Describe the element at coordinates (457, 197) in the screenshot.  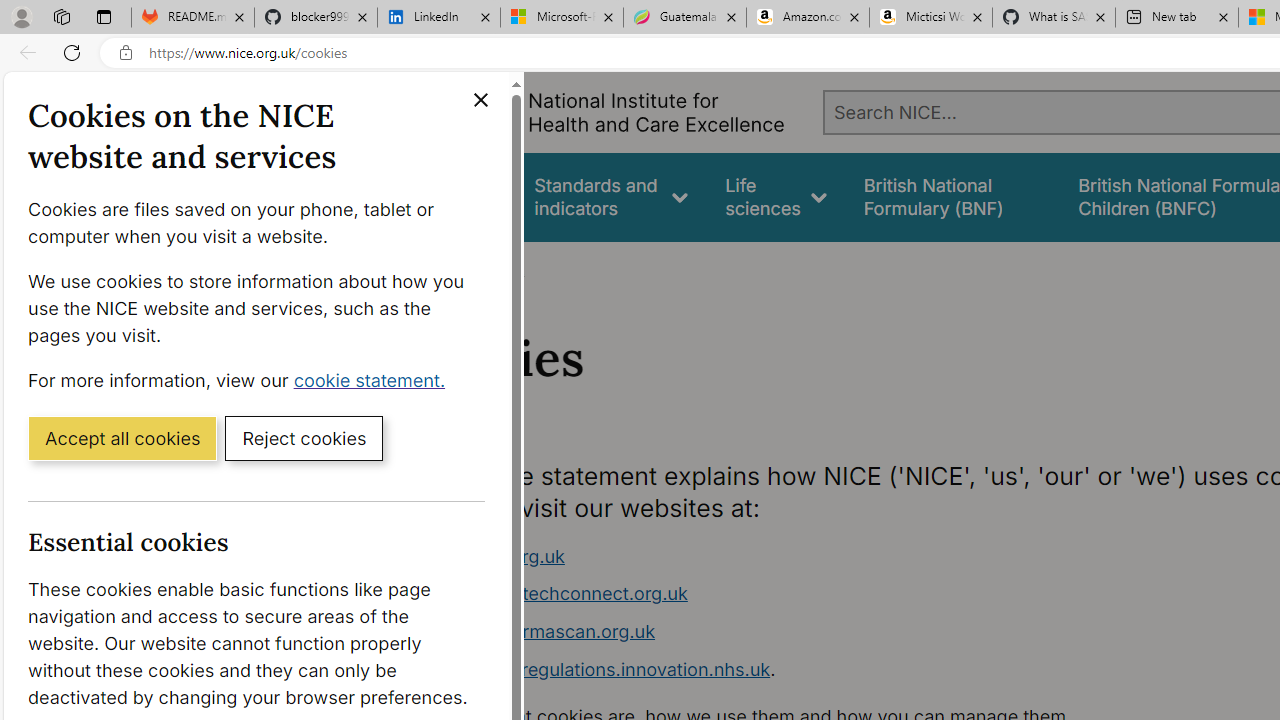
I see `'Guidance'` at that location.